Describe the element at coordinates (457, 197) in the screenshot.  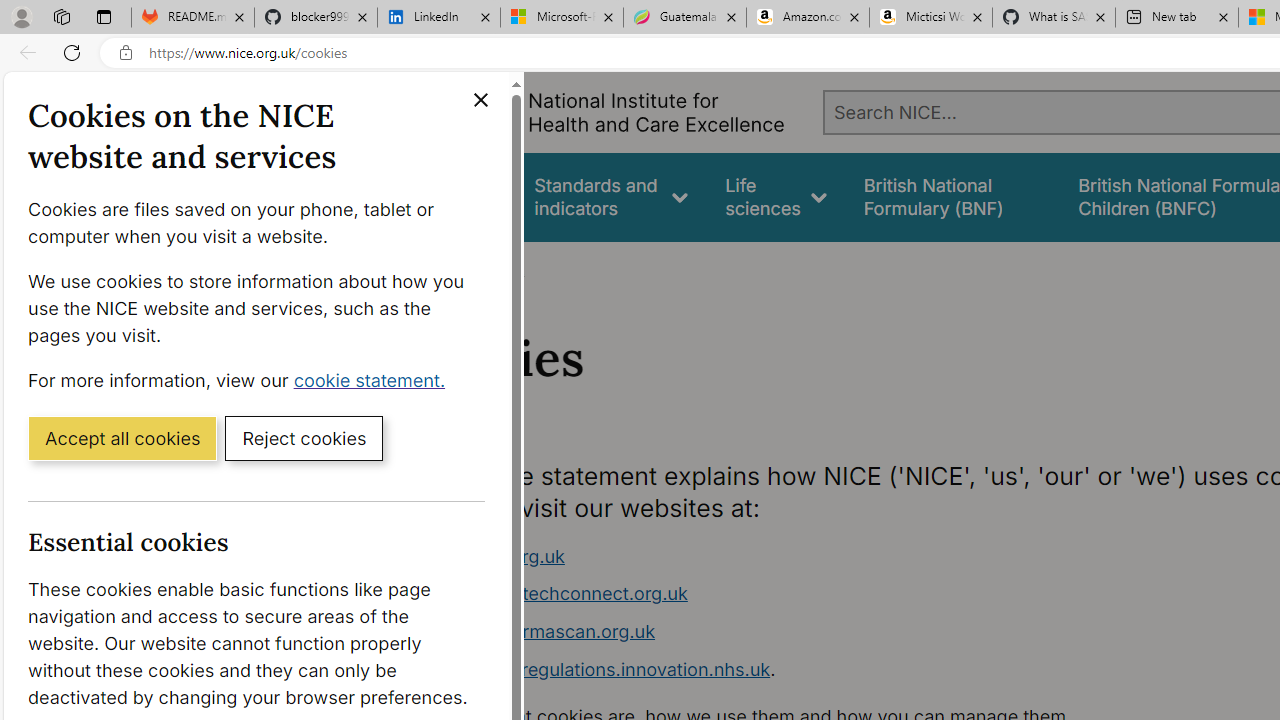
I see `'Guidance'` at that location.